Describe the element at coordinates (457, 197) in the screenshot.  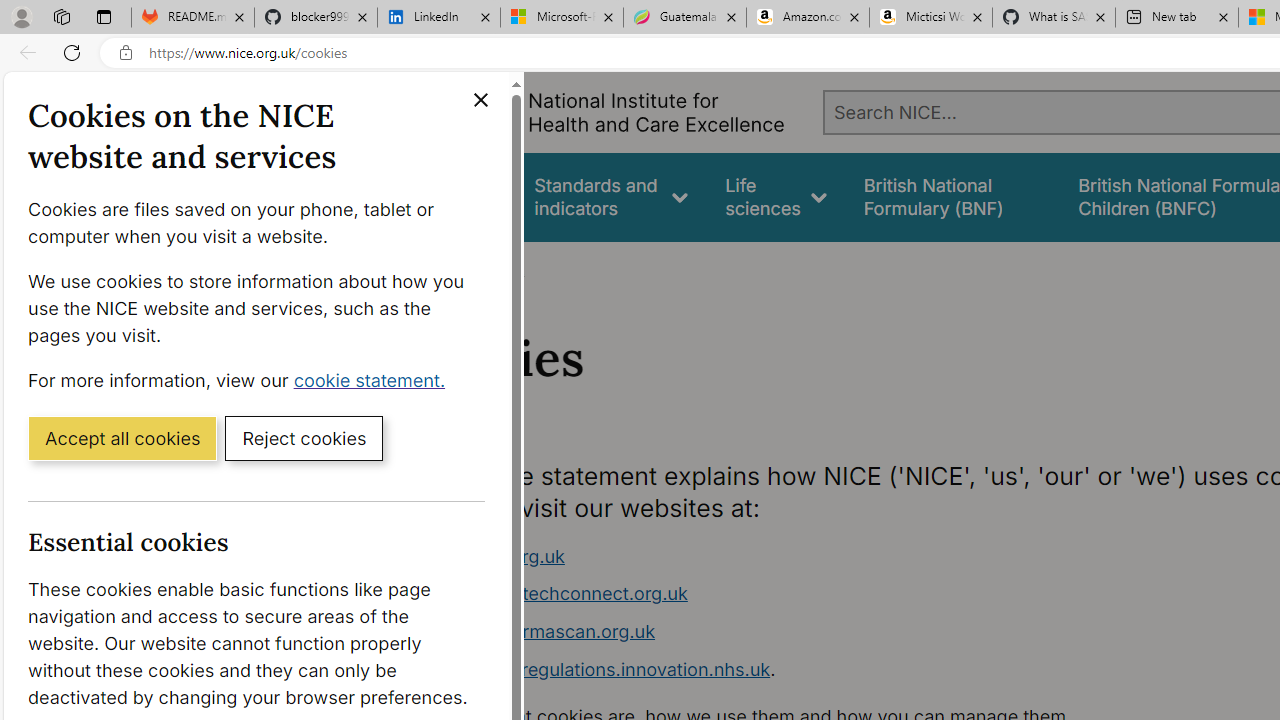
I see `'Guidance'` at that location.